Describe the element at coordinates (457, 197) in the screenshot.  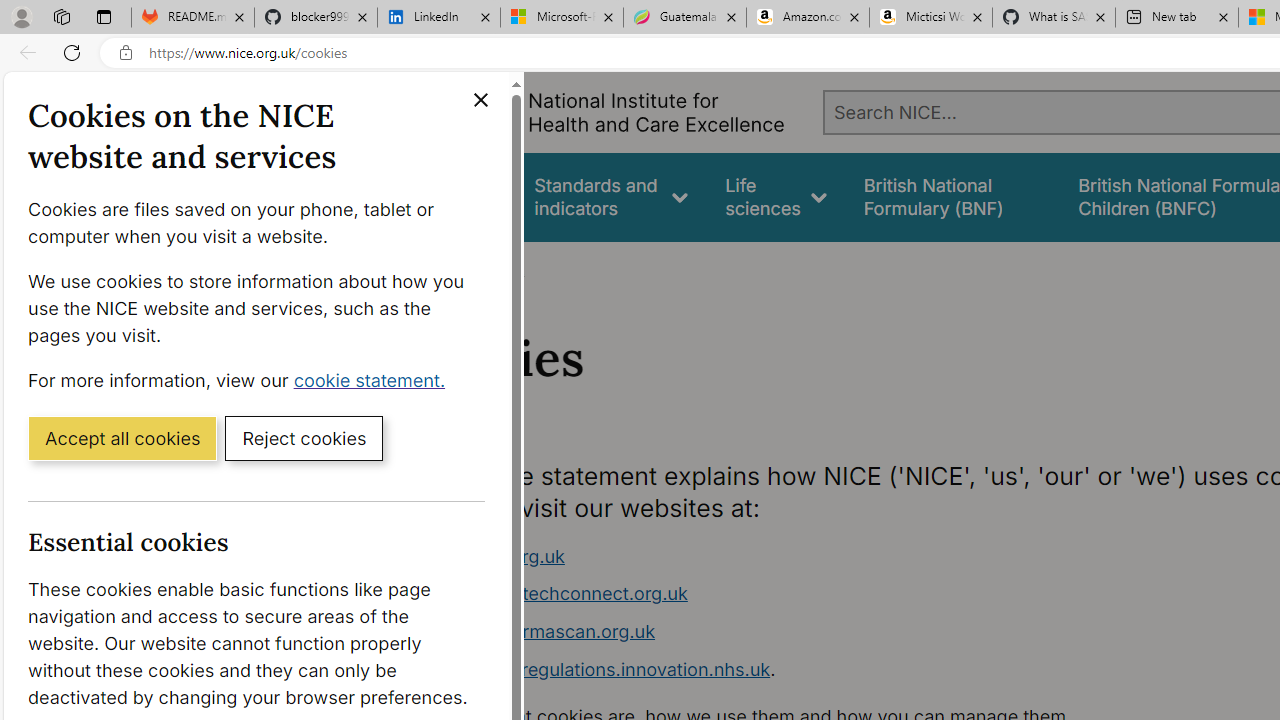
I see `'Guidance'` at that location.